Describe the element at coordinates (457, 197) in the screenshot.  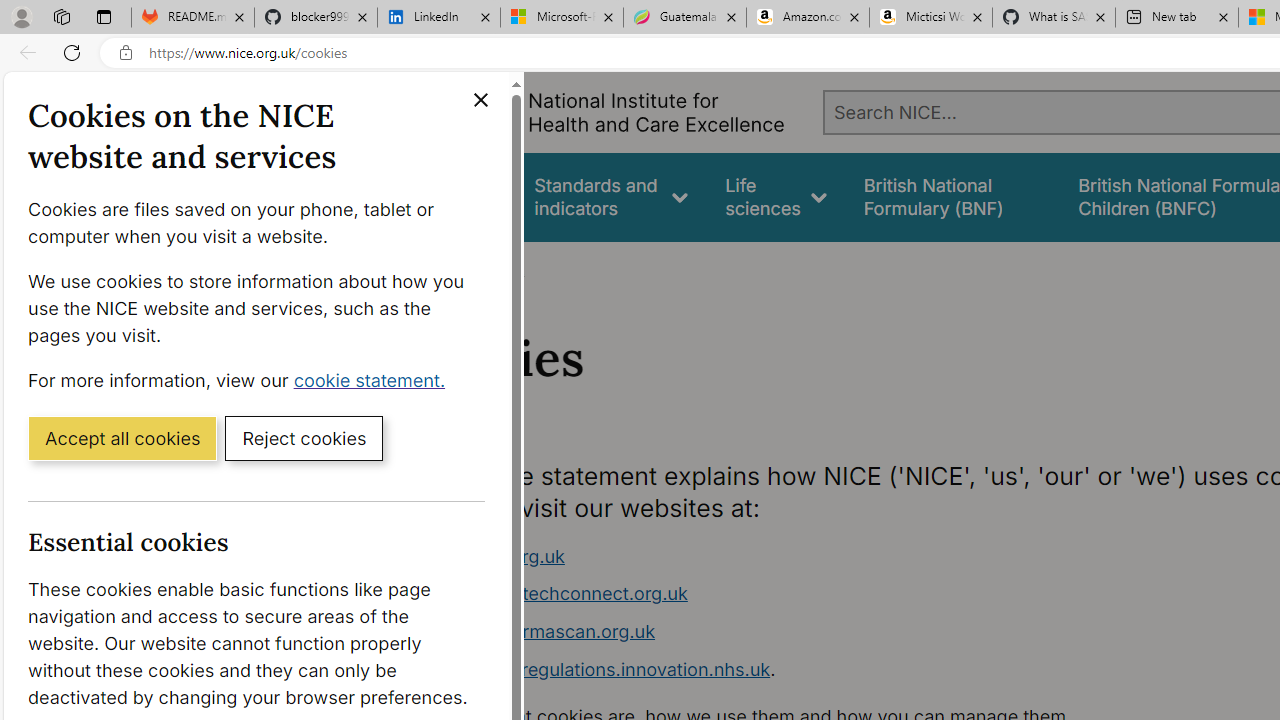
I see `'Guidance'` at that location.